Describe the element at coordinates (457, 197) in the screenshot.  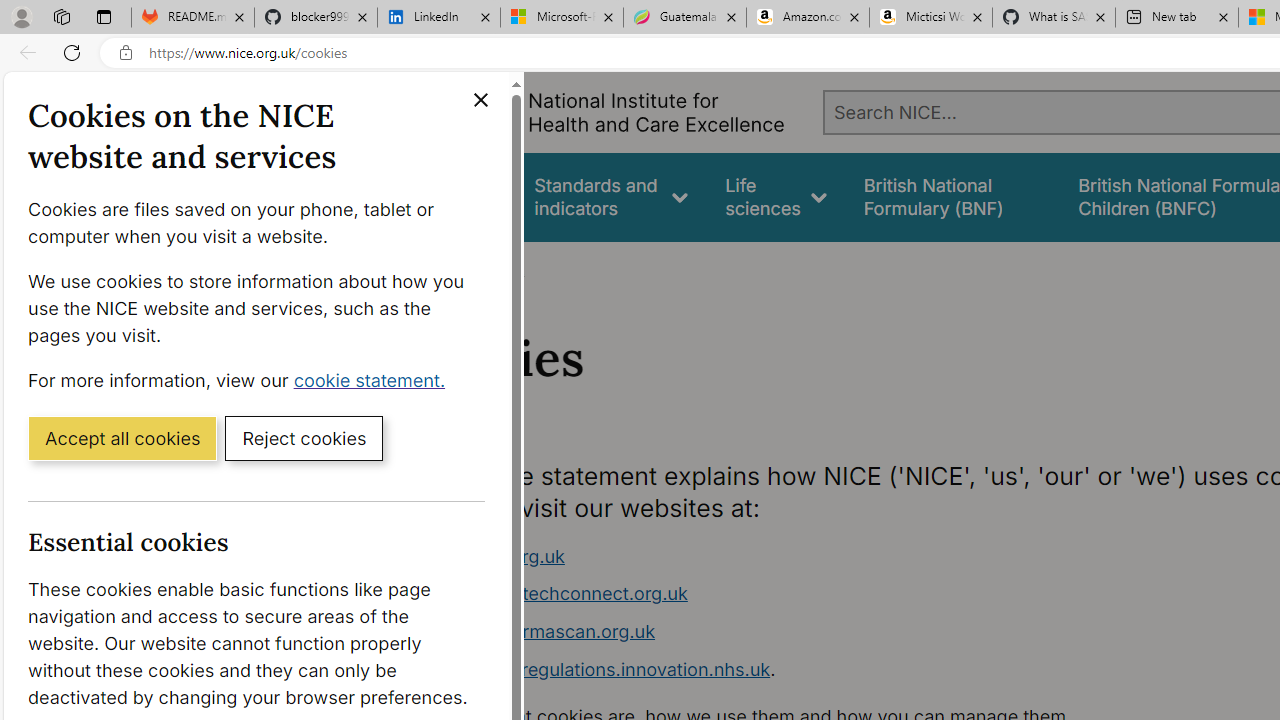
I see `'Guidance'` at that location.